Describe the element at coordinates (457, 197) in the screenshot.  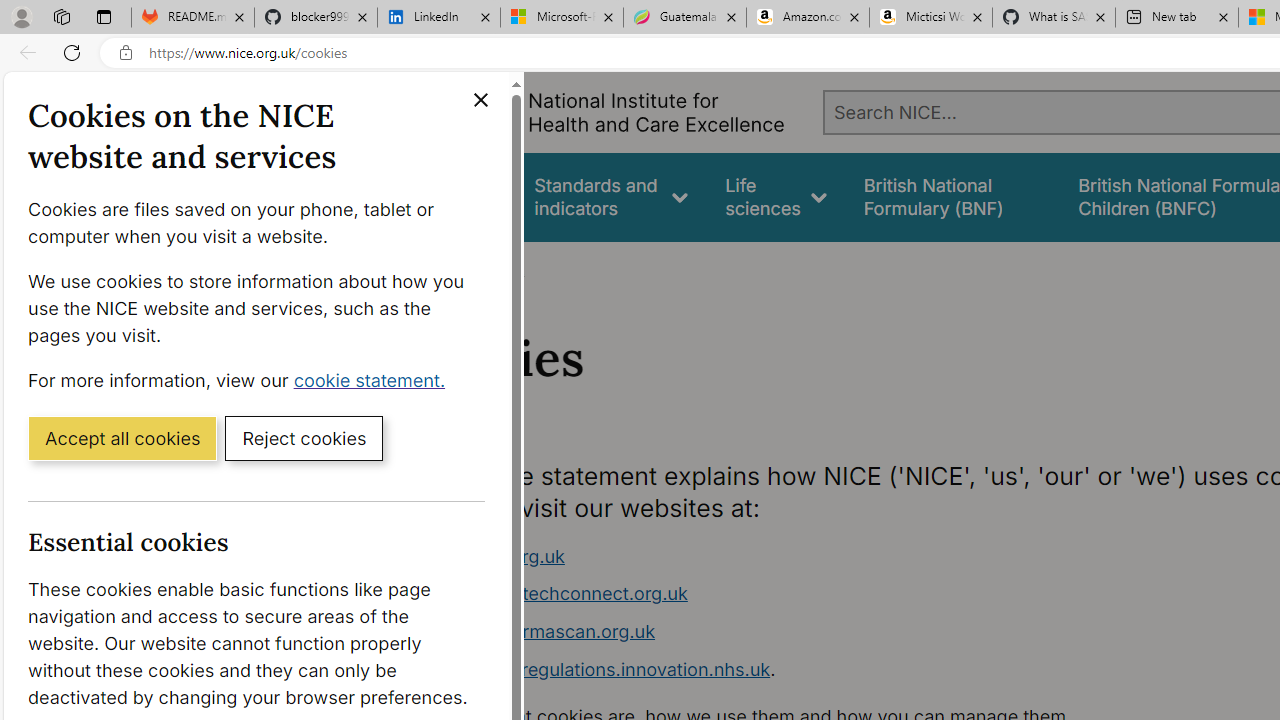
I see `'Guidance'` at that location.